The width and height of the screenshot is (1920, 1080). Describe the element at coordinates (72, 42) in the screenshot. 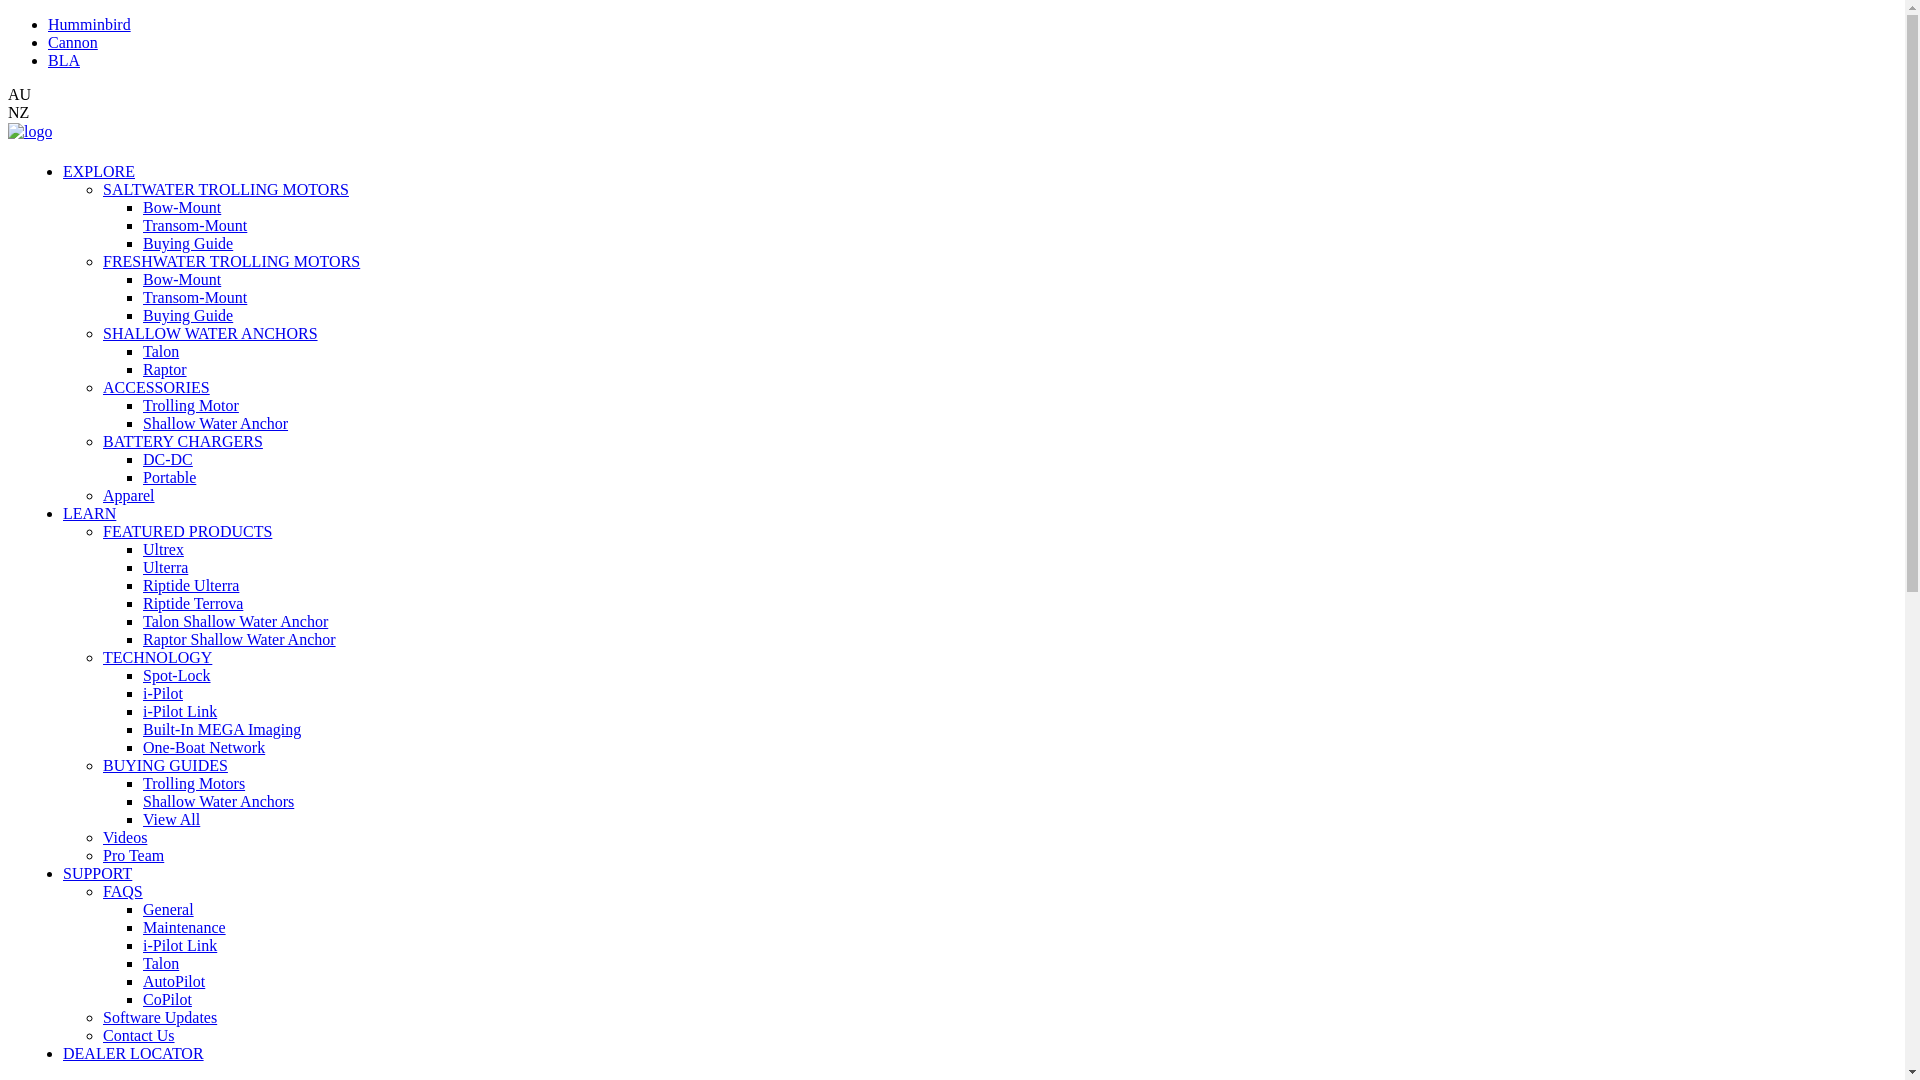

I see `'Cannon'` at that location.